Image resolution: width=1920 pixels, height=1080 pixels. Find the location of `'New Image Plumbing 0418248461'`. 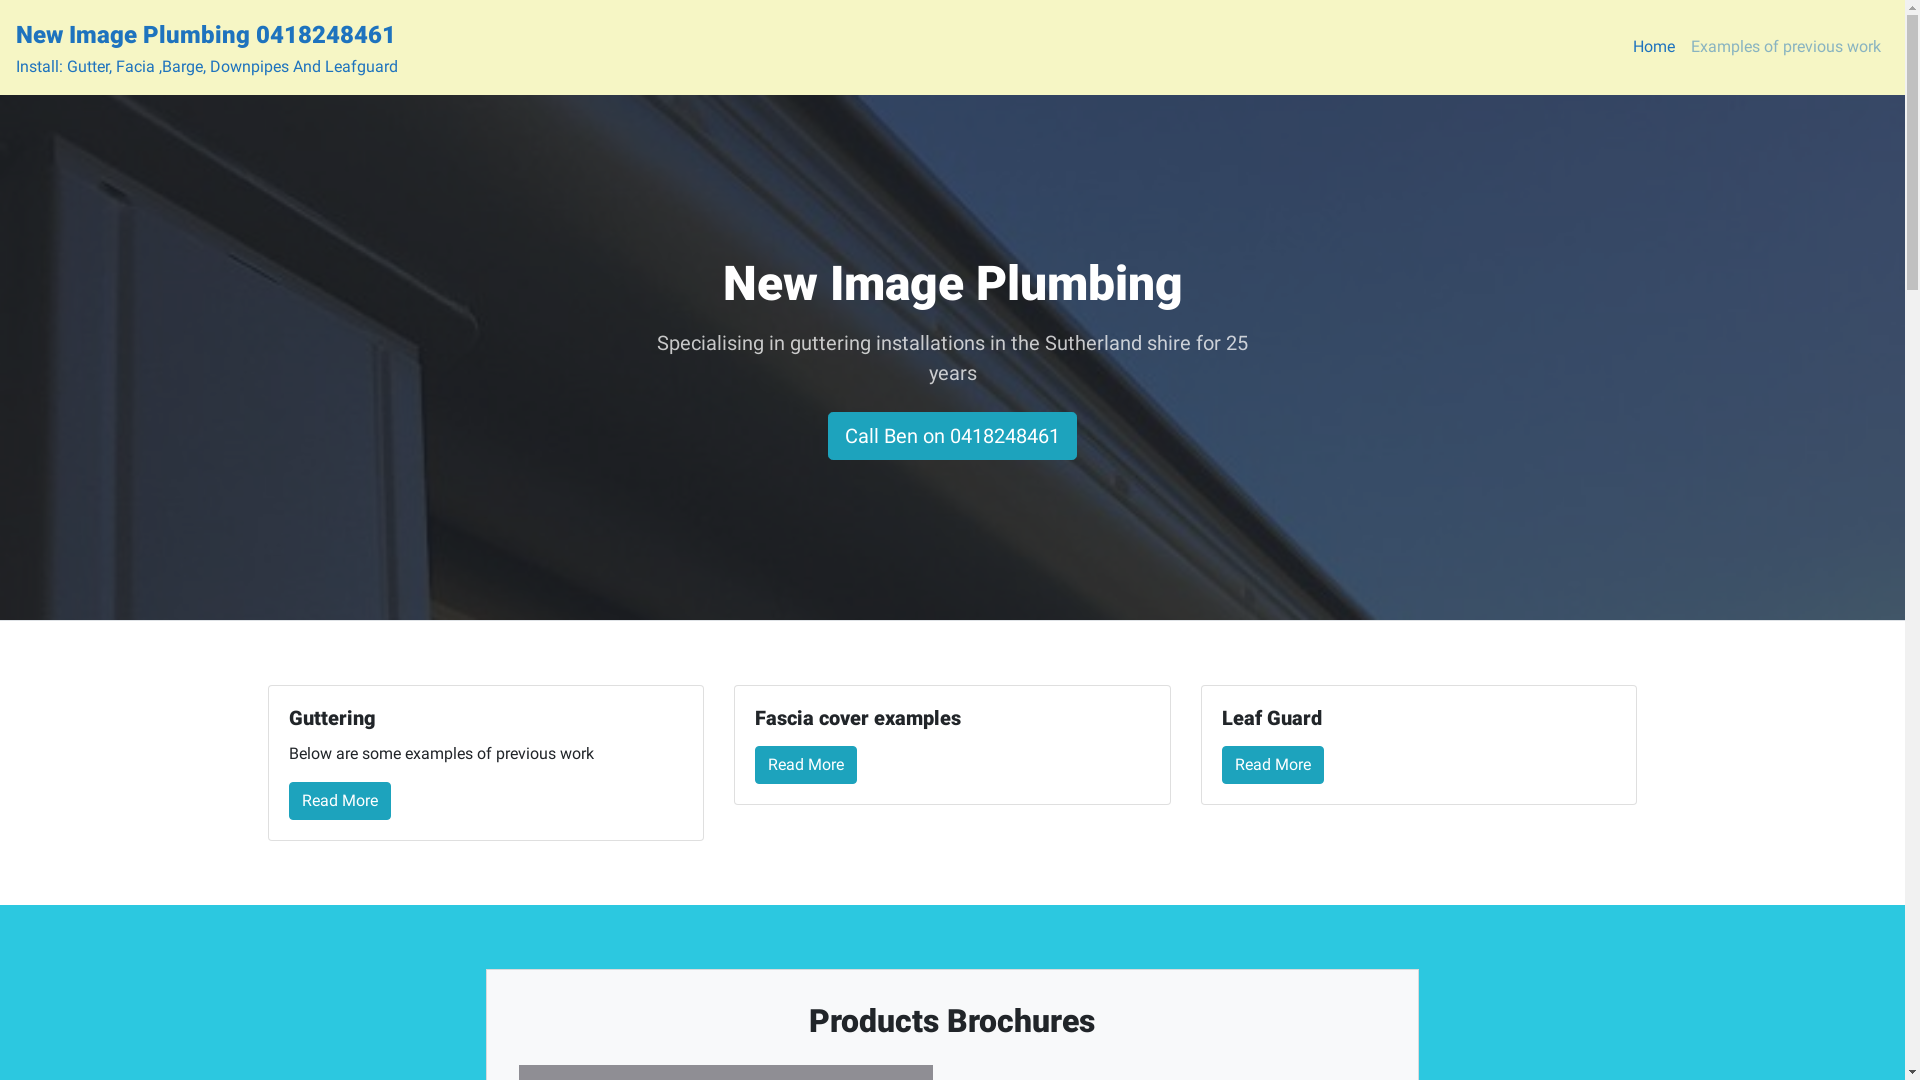

'New Image Plumbing 0418248461' is located at coordinates (15, 35).